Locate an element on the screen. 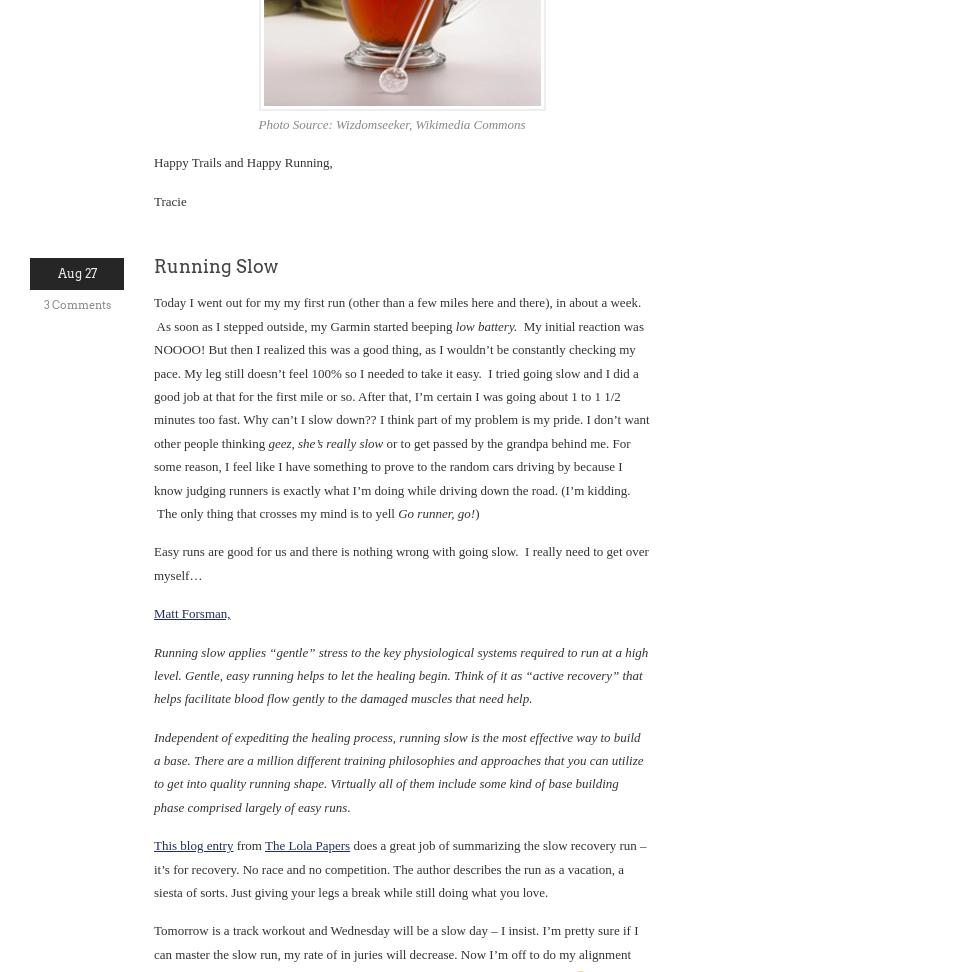  'The Lola Papers' is located at coordinates (307, 844).